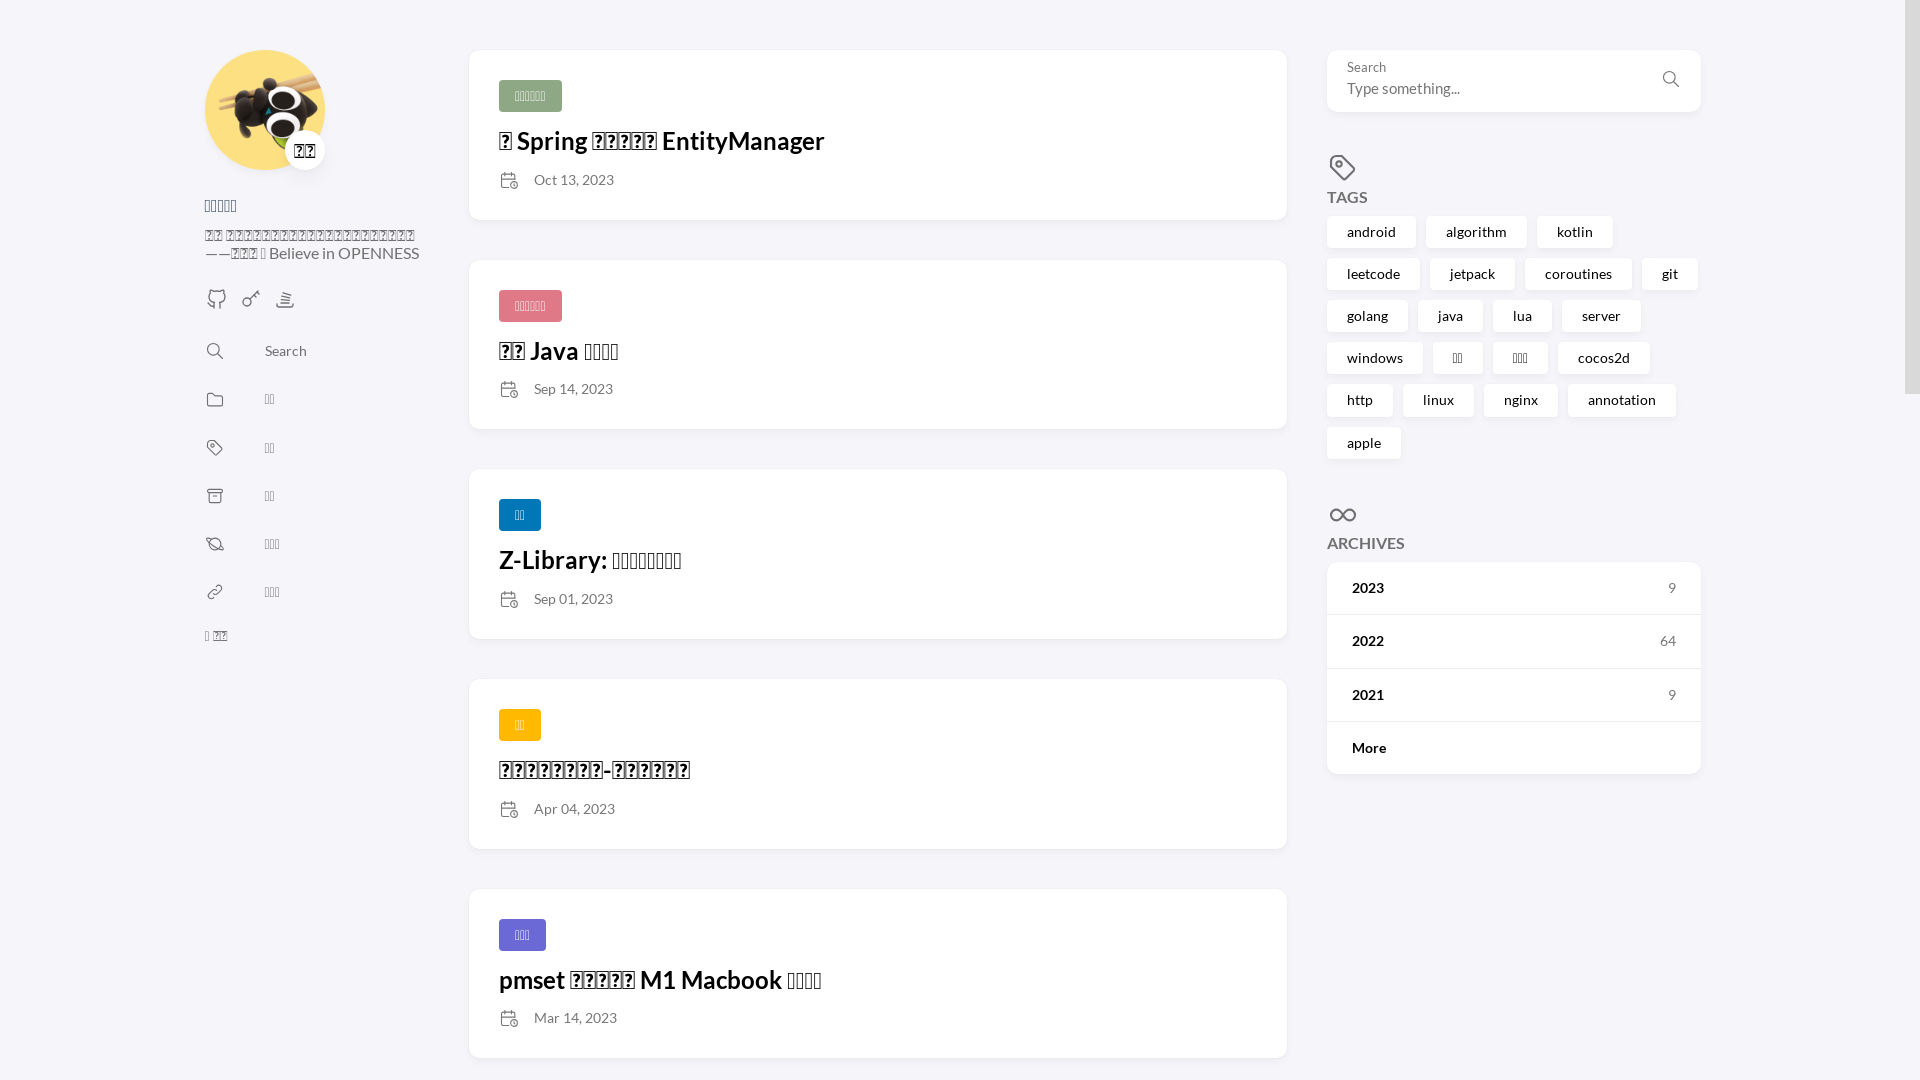  What do you see at coordinates (1483, 400) in the screenshot?
I see `'nginx'` at bounding box center [1483, 400].